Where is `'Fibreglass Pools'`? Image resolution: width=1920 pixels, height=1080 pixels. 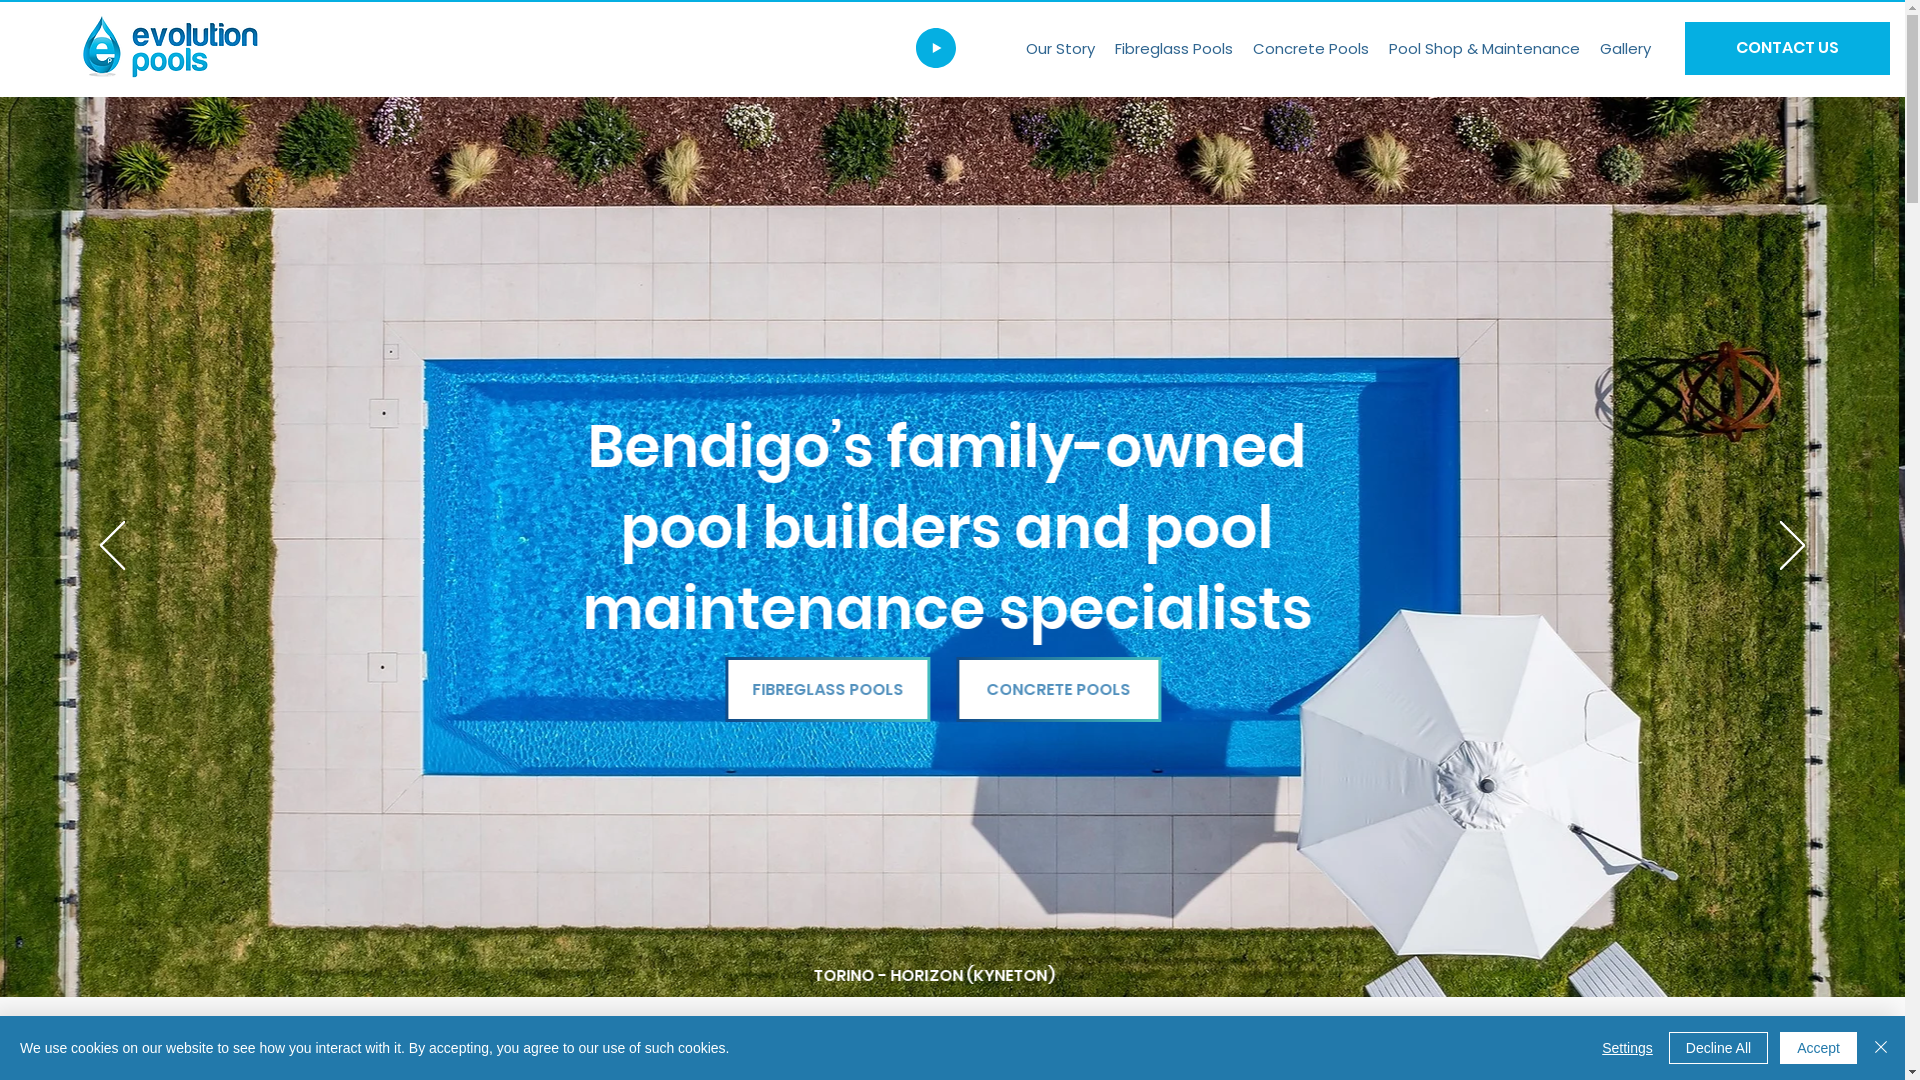 'Fibreglass Pools' is located at coordinates (1174, 47).